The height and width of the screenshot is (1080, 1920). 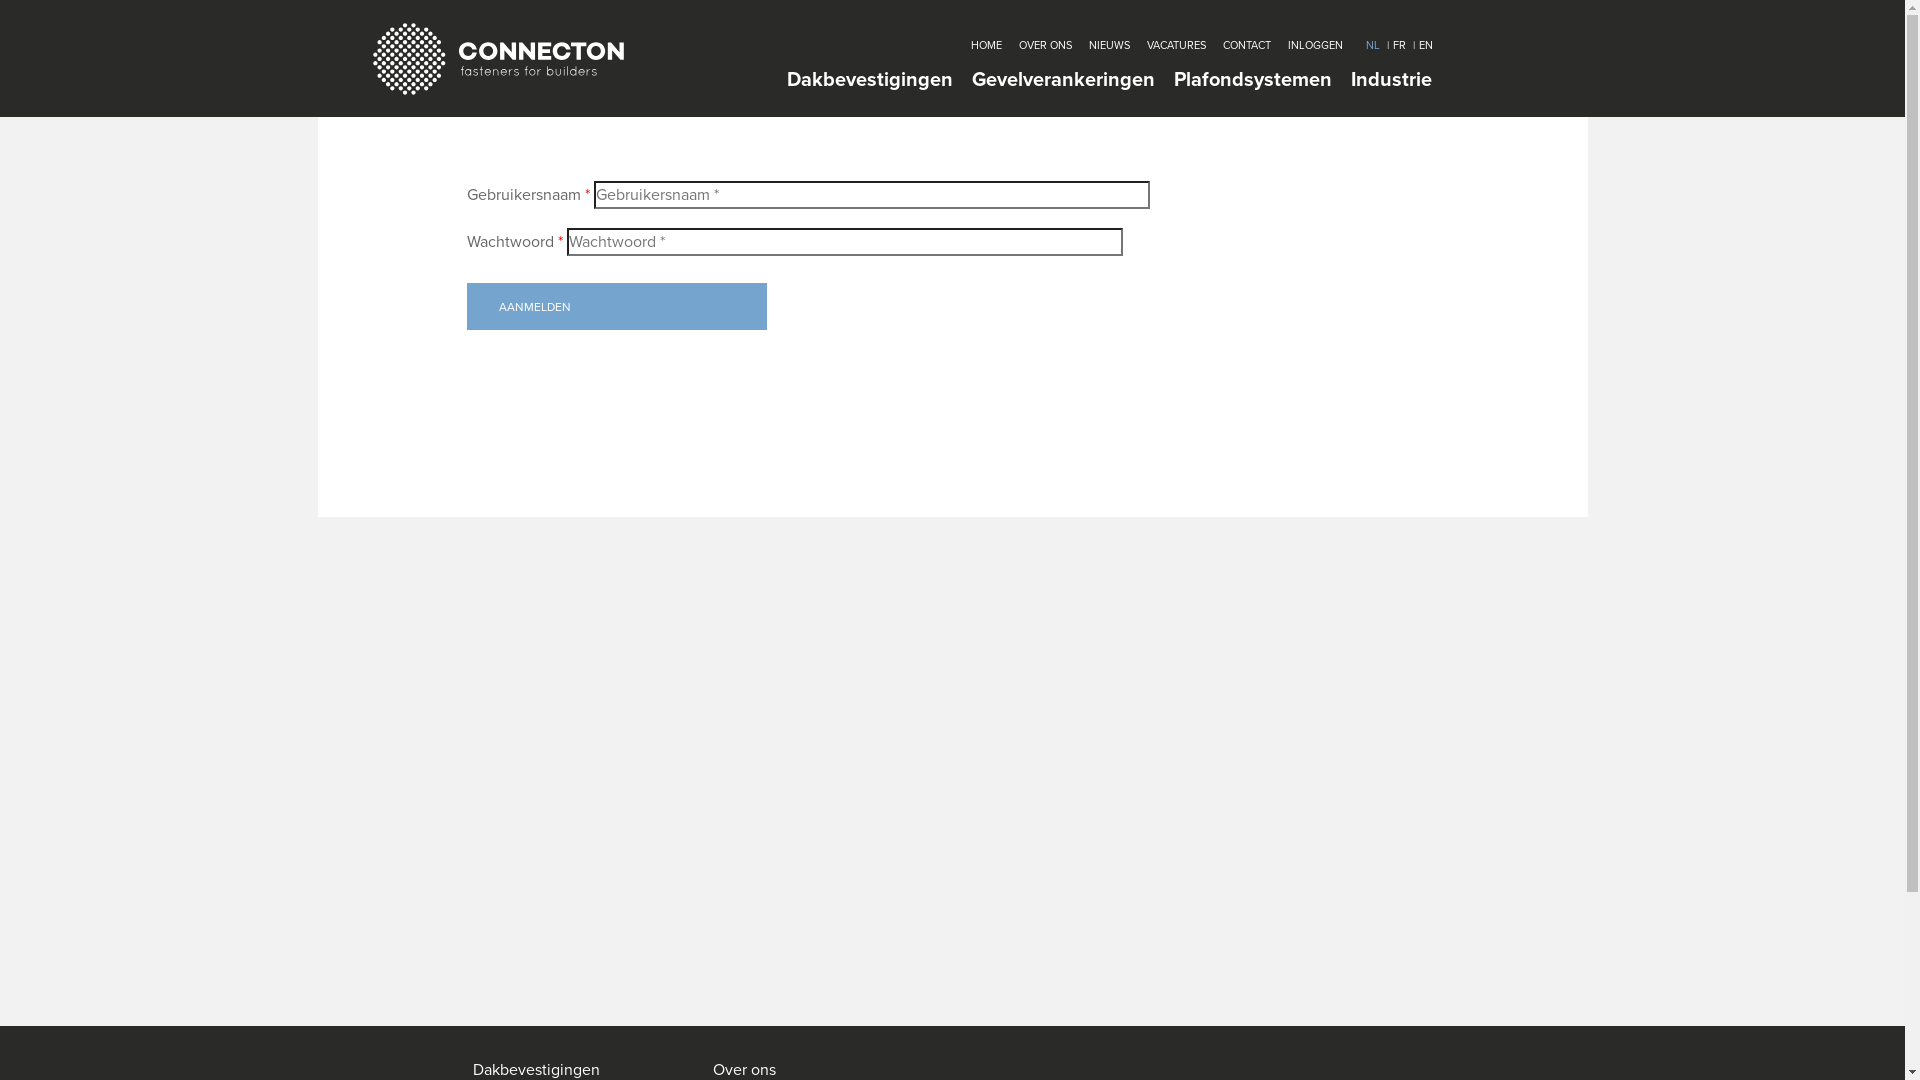 I want to click on 'Dakbevestigingen', so click(x=868, y=79).